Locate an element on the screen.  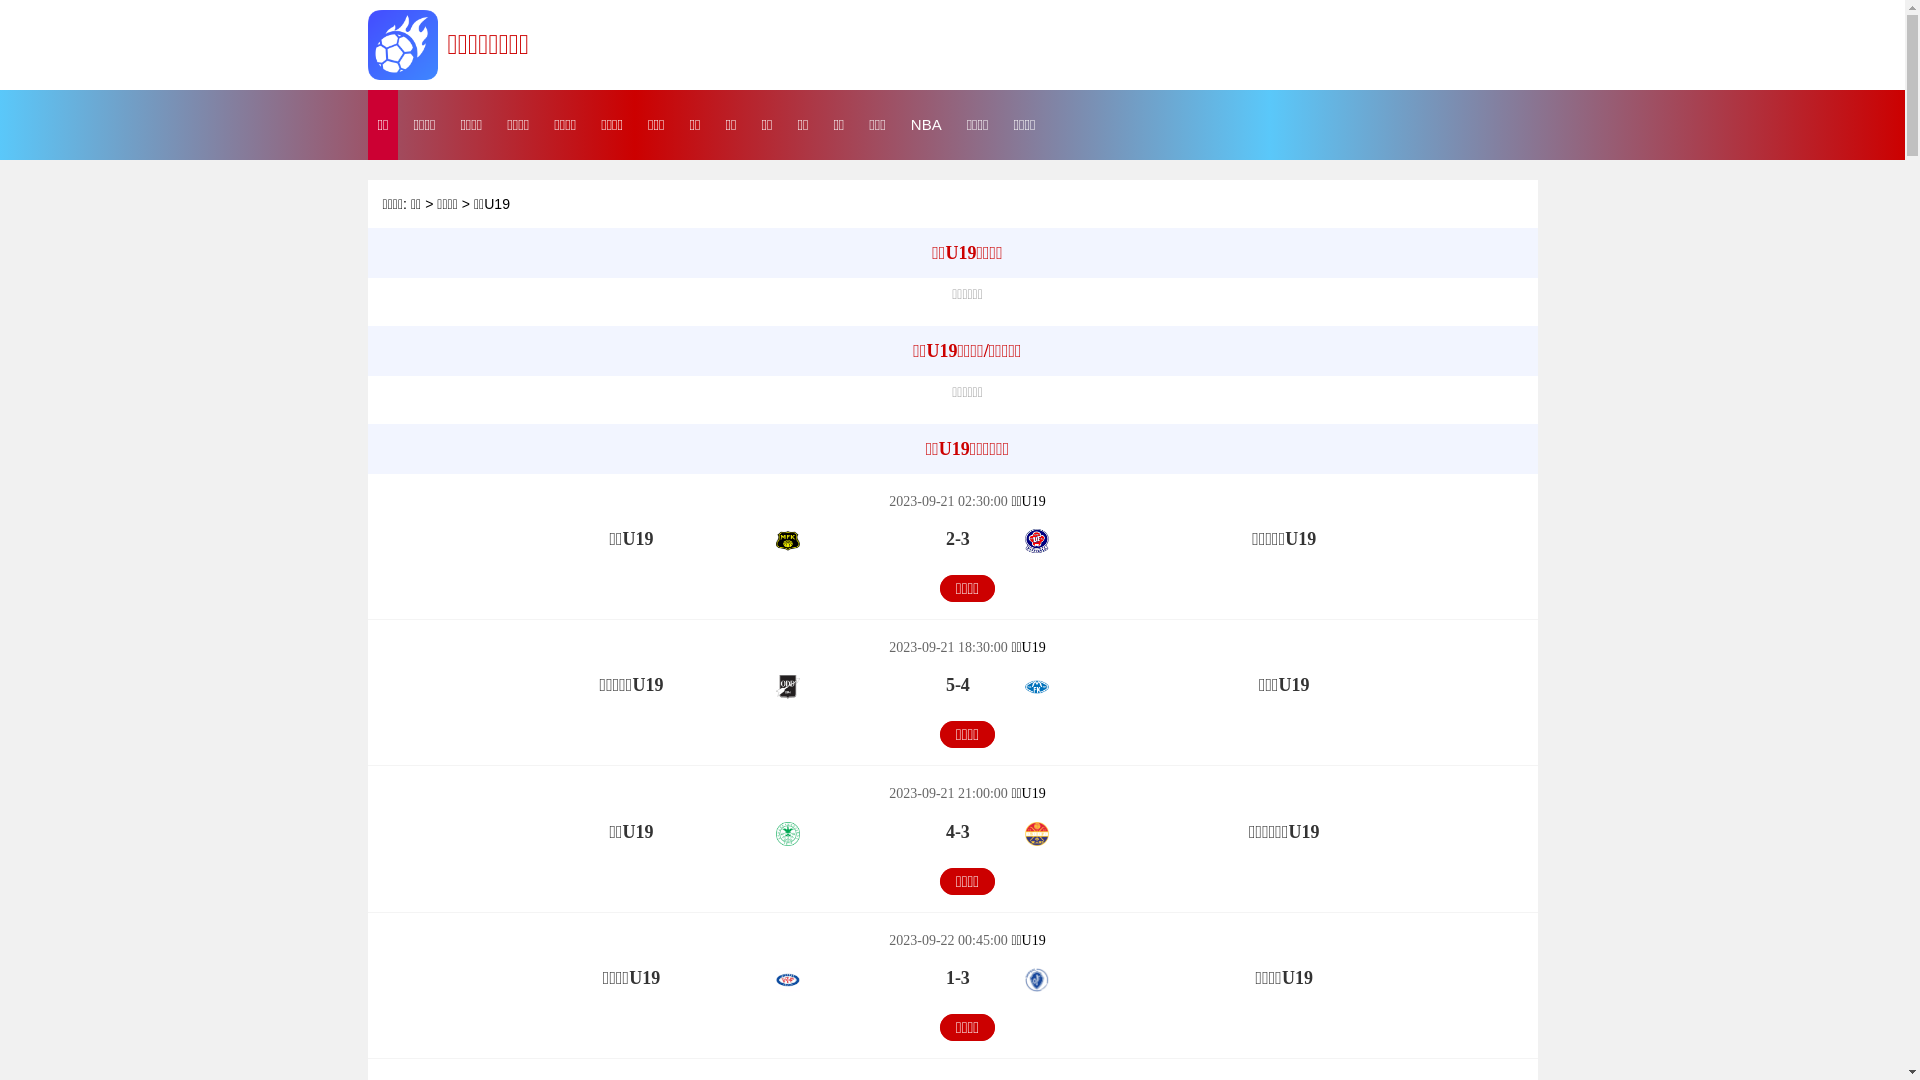
'NBA' is located at coordinates (925, 124).